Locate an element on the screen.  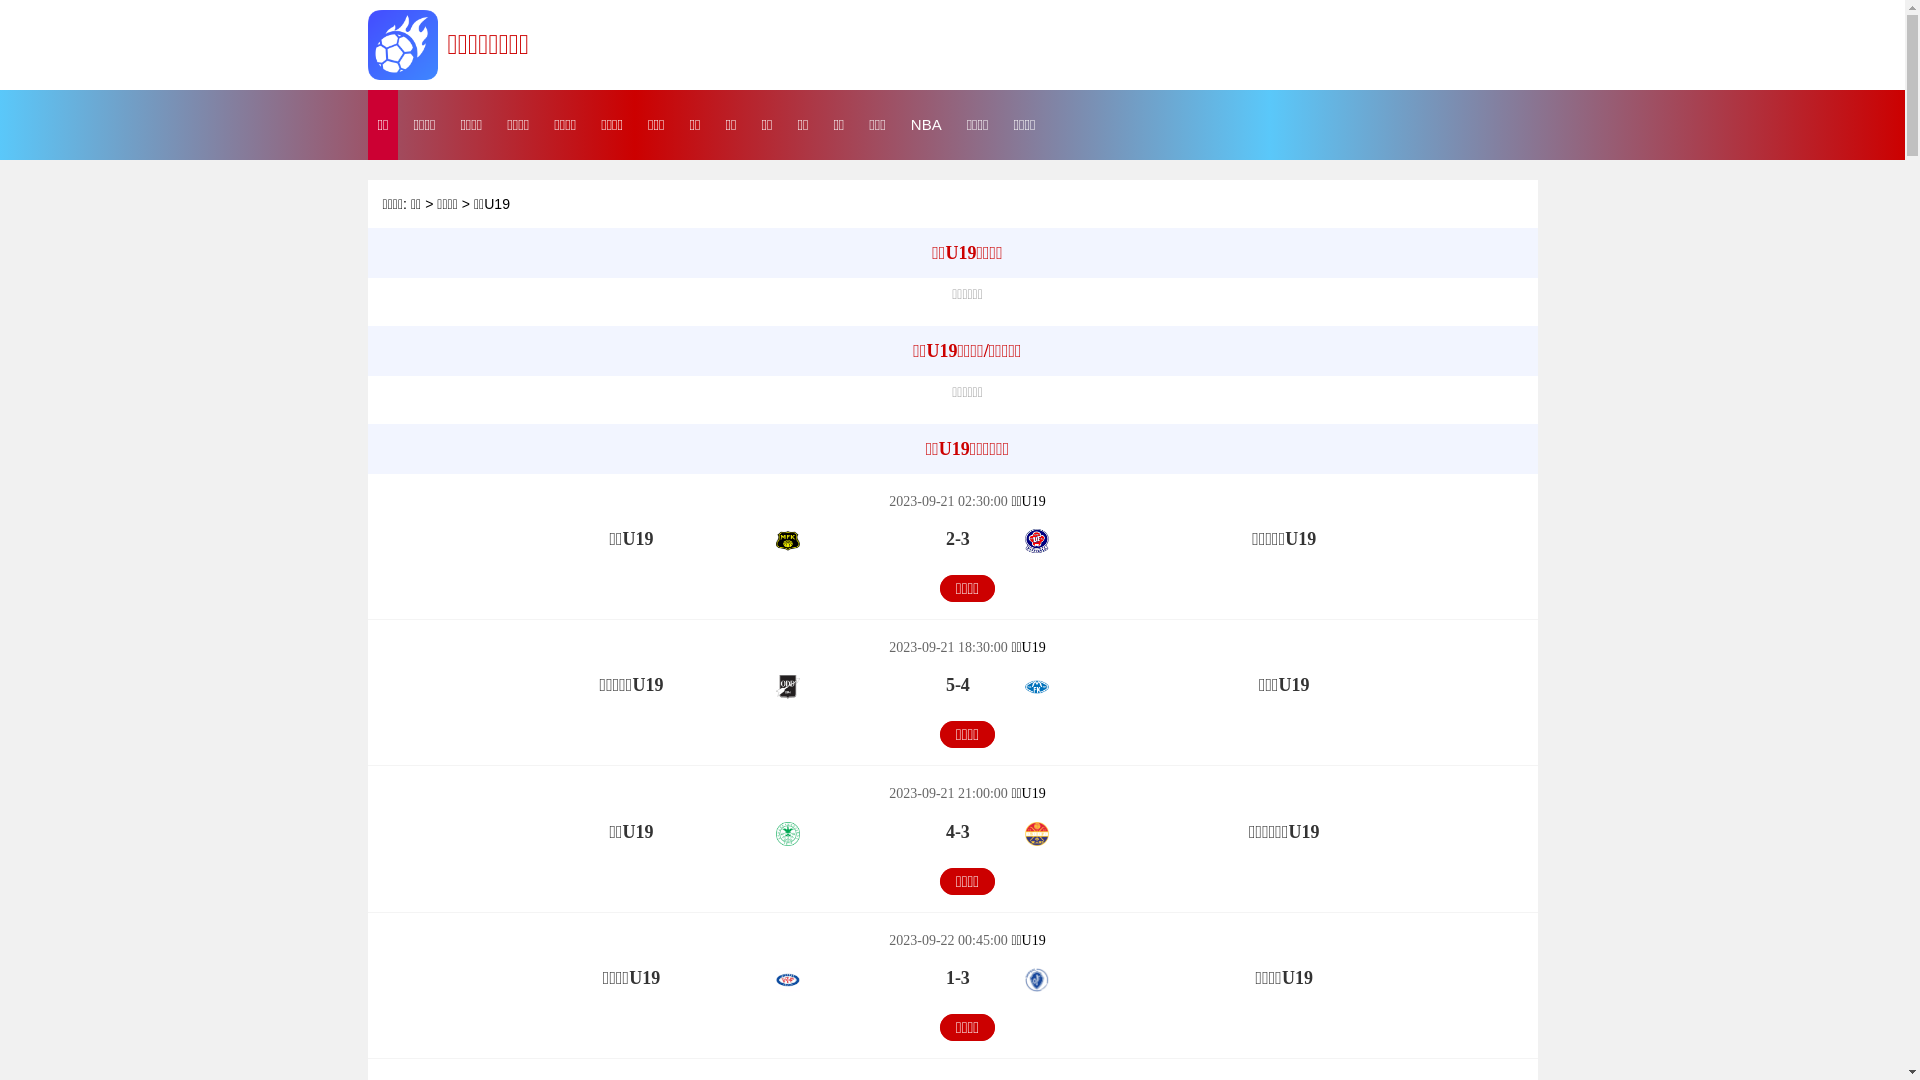
'NBA' is located at coordinates (925, 124).